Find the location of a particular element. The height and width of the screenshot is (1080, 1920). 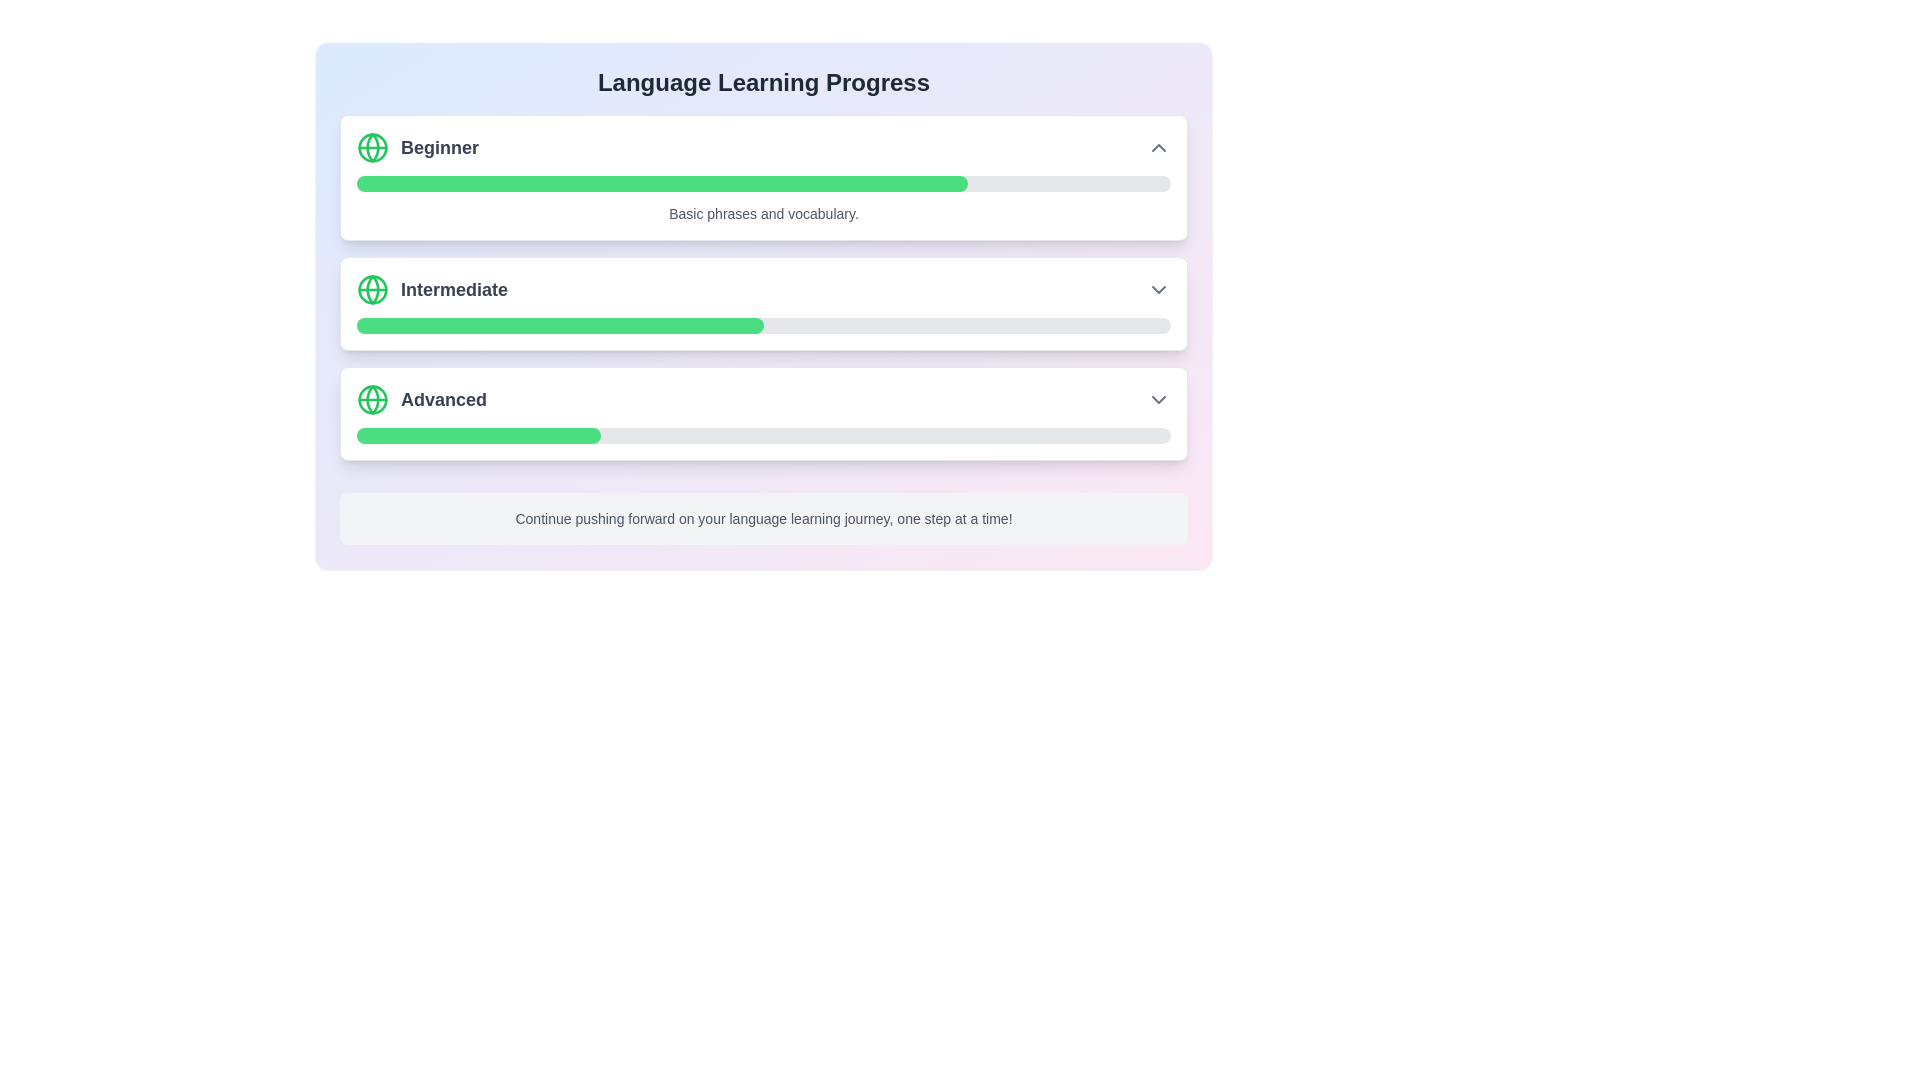

the Dropdown indicator icon located on the rightmost side of the 'Intermediate' section in the 'Language Learning Progress' interface is located at coordinates (1158, 289).